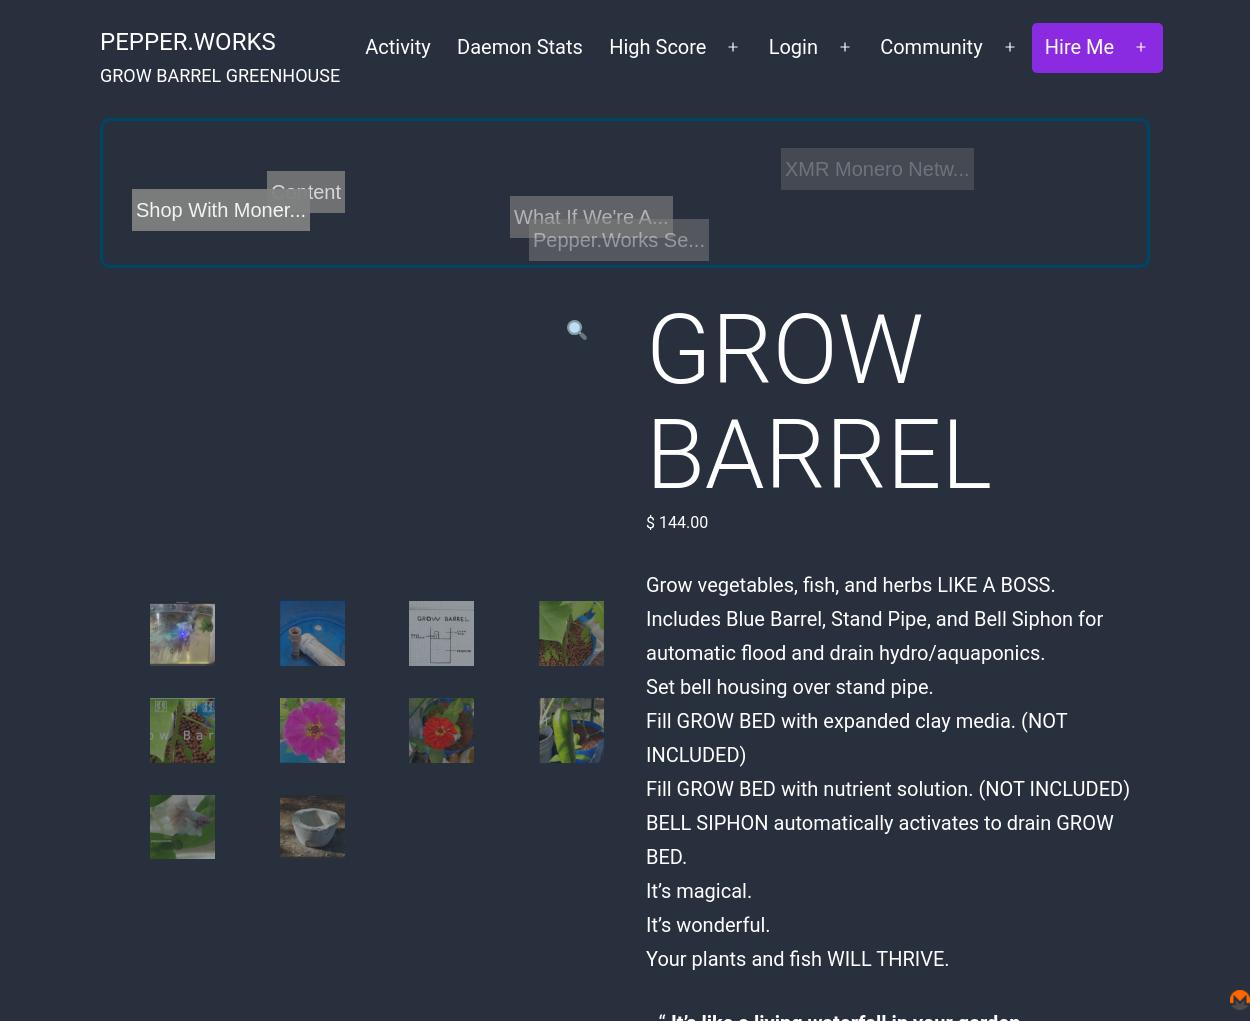 The width and height of the screenshot is (1250, 1021). I want to click on 'What If We're A...', so click(590, 216).